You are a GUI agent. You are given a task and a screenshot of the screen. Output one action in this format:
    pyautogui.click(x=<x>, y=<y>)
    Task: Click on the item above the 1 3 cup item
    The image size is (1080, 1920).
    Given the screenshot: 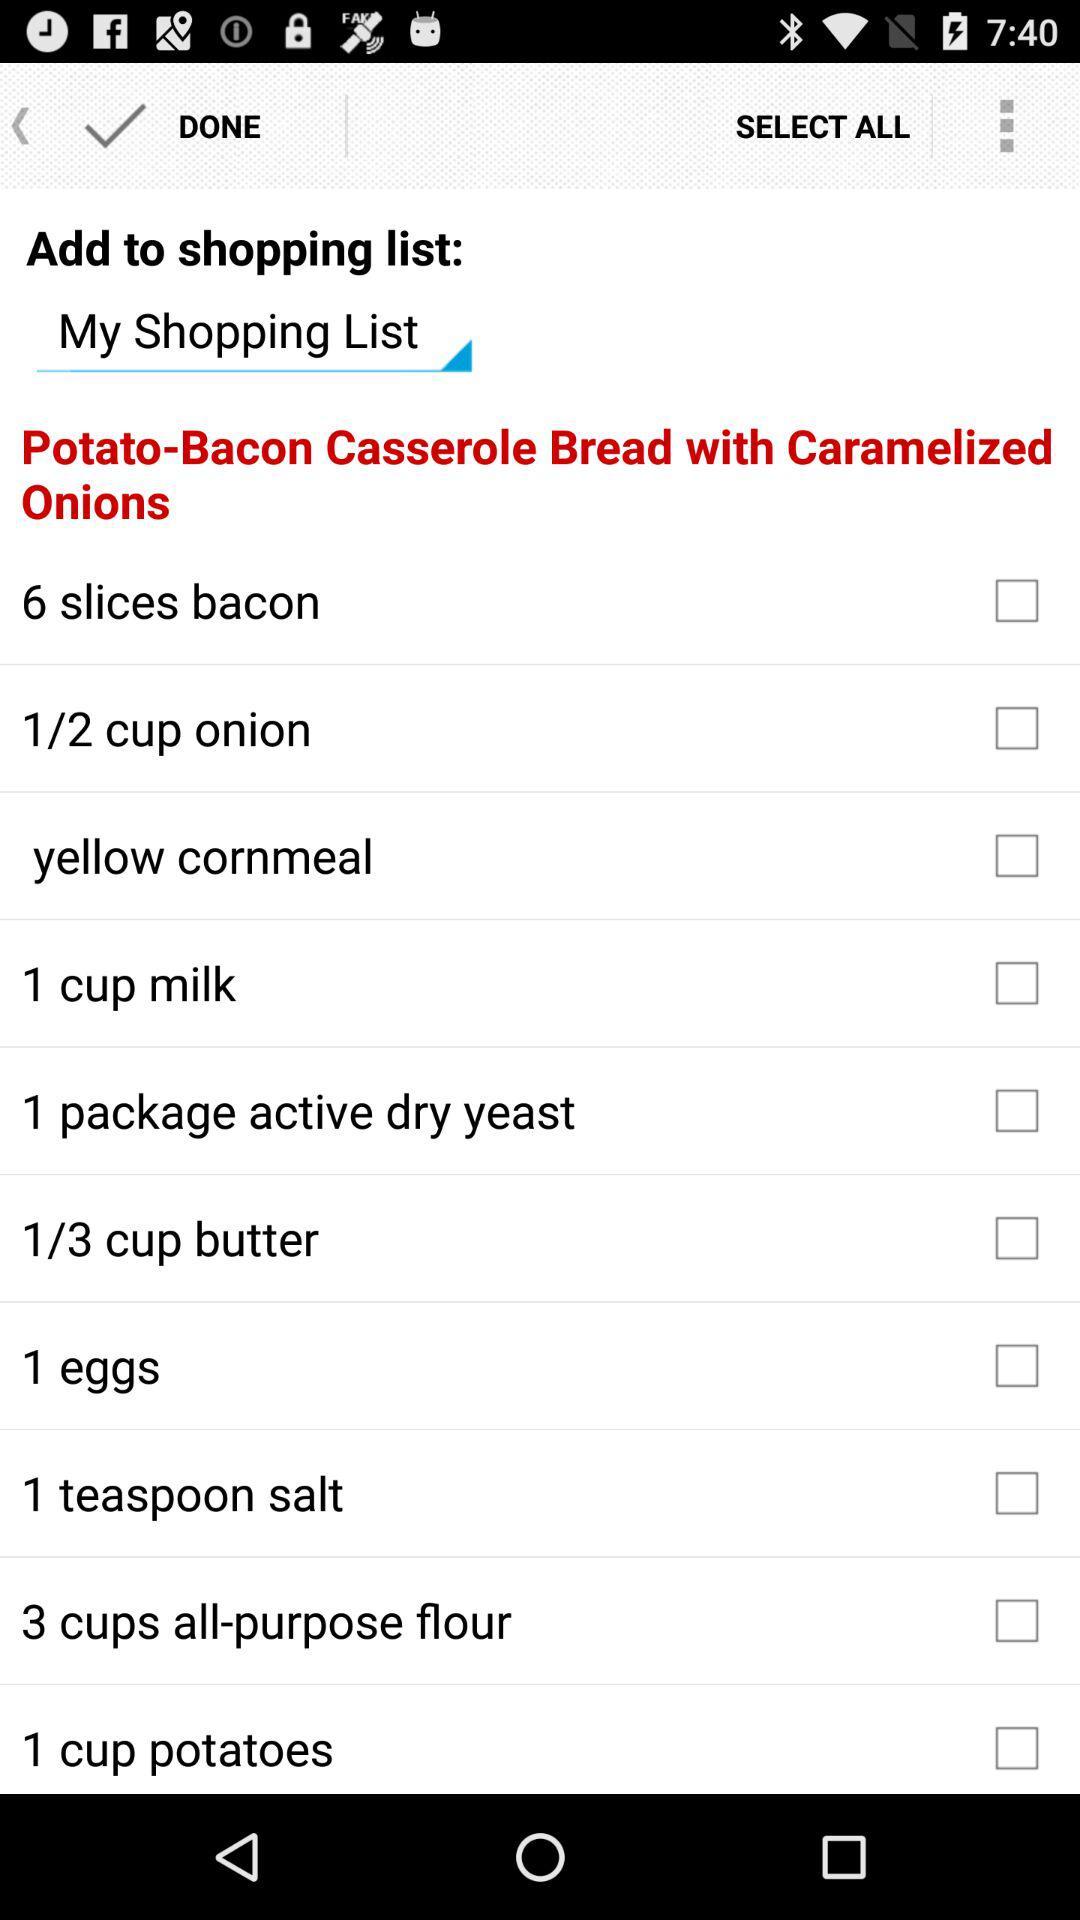 What is the action you would take?
    pyautogui.click(x=540, y=1109)
    